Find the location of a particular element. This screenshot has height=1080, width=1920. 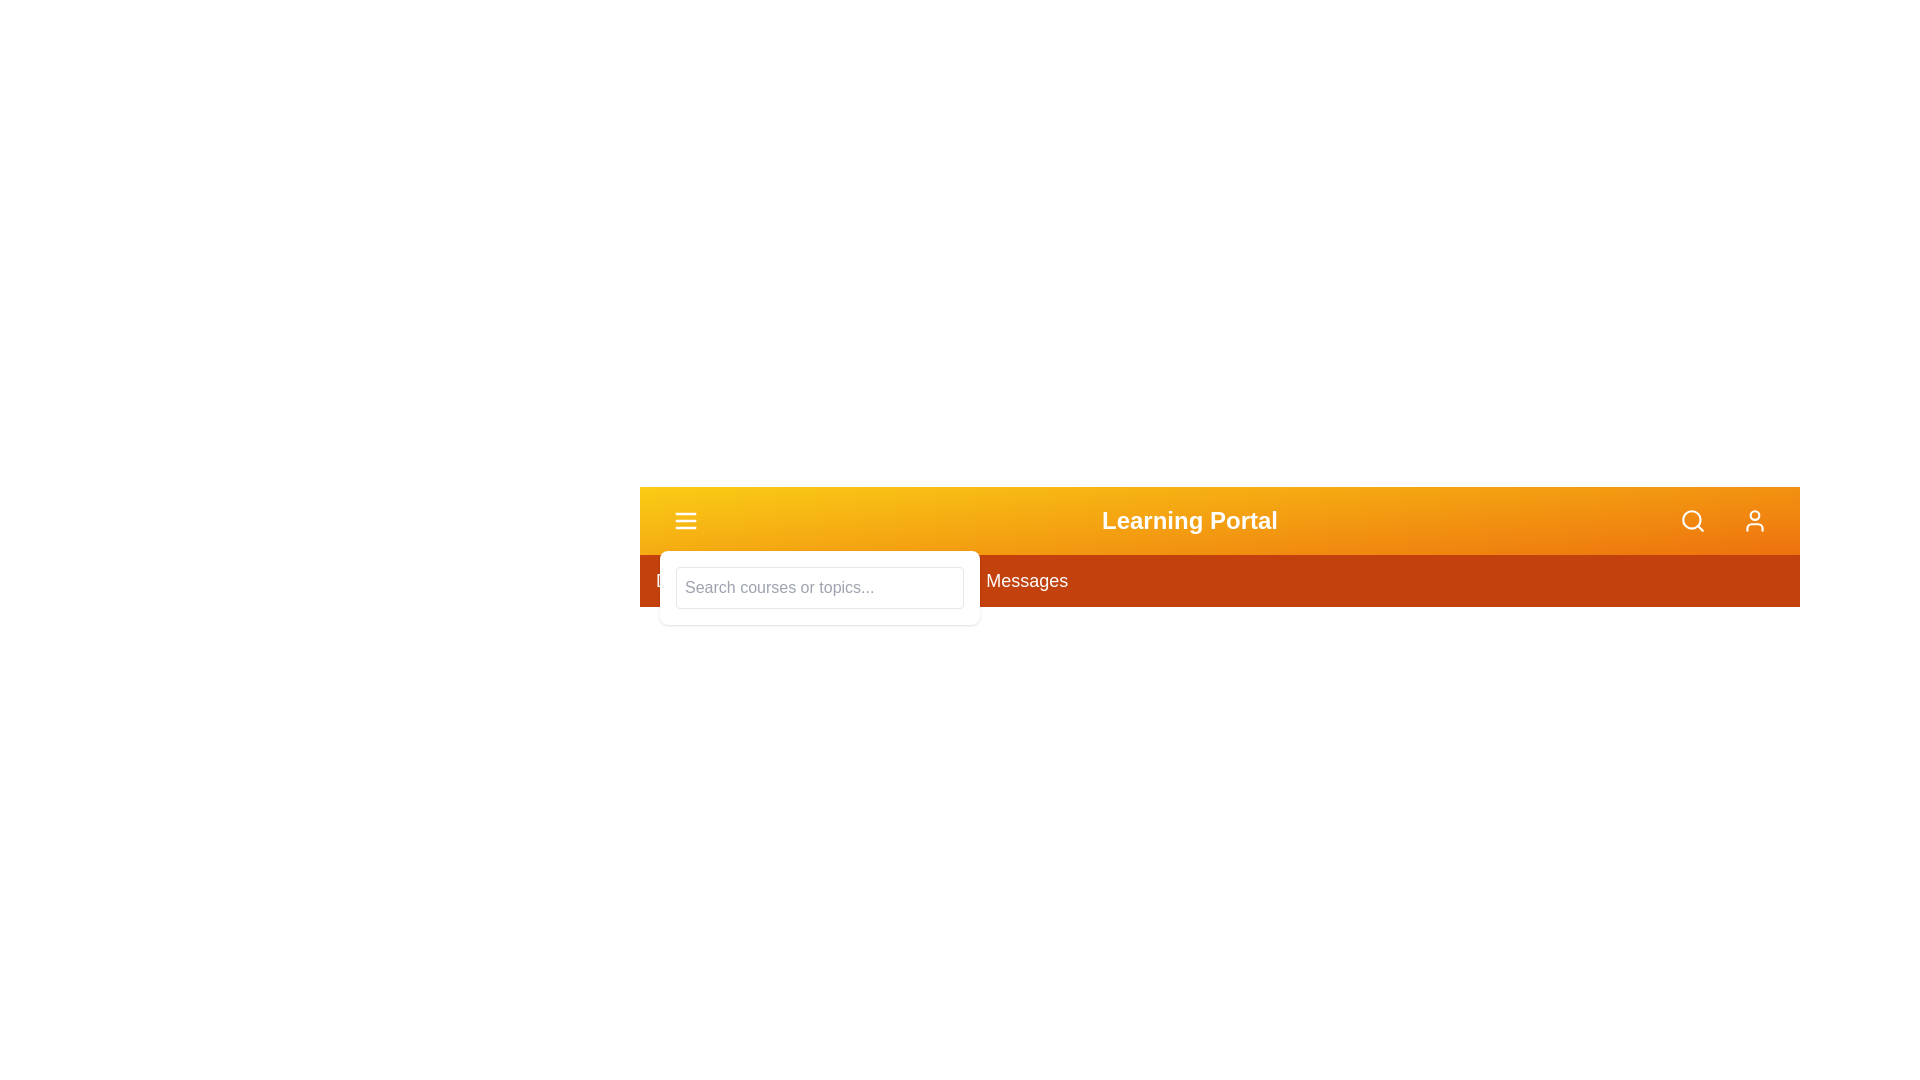

the user profile button located at the top-right corner of the app bar is located at coordinates (1754, 519).